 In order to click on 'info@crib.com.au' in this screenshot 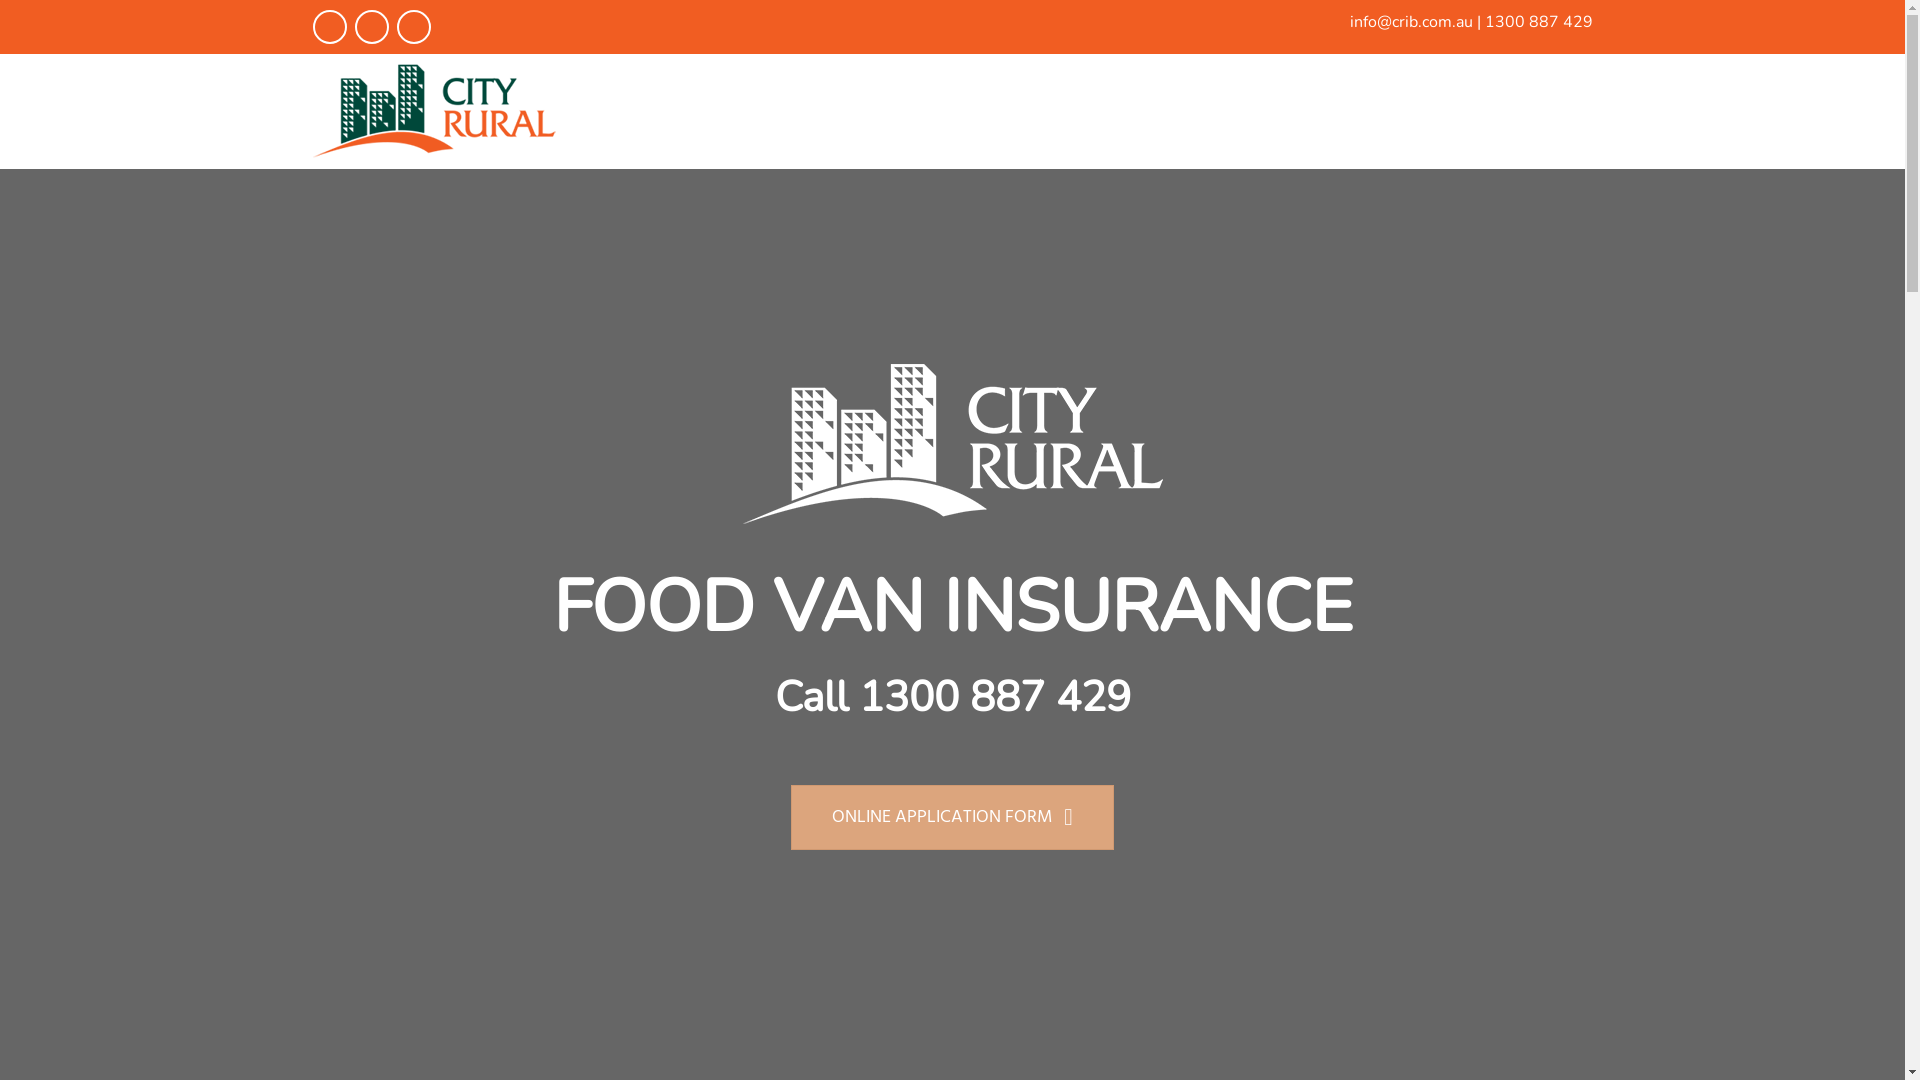, I will do `click(1349, 22)`.